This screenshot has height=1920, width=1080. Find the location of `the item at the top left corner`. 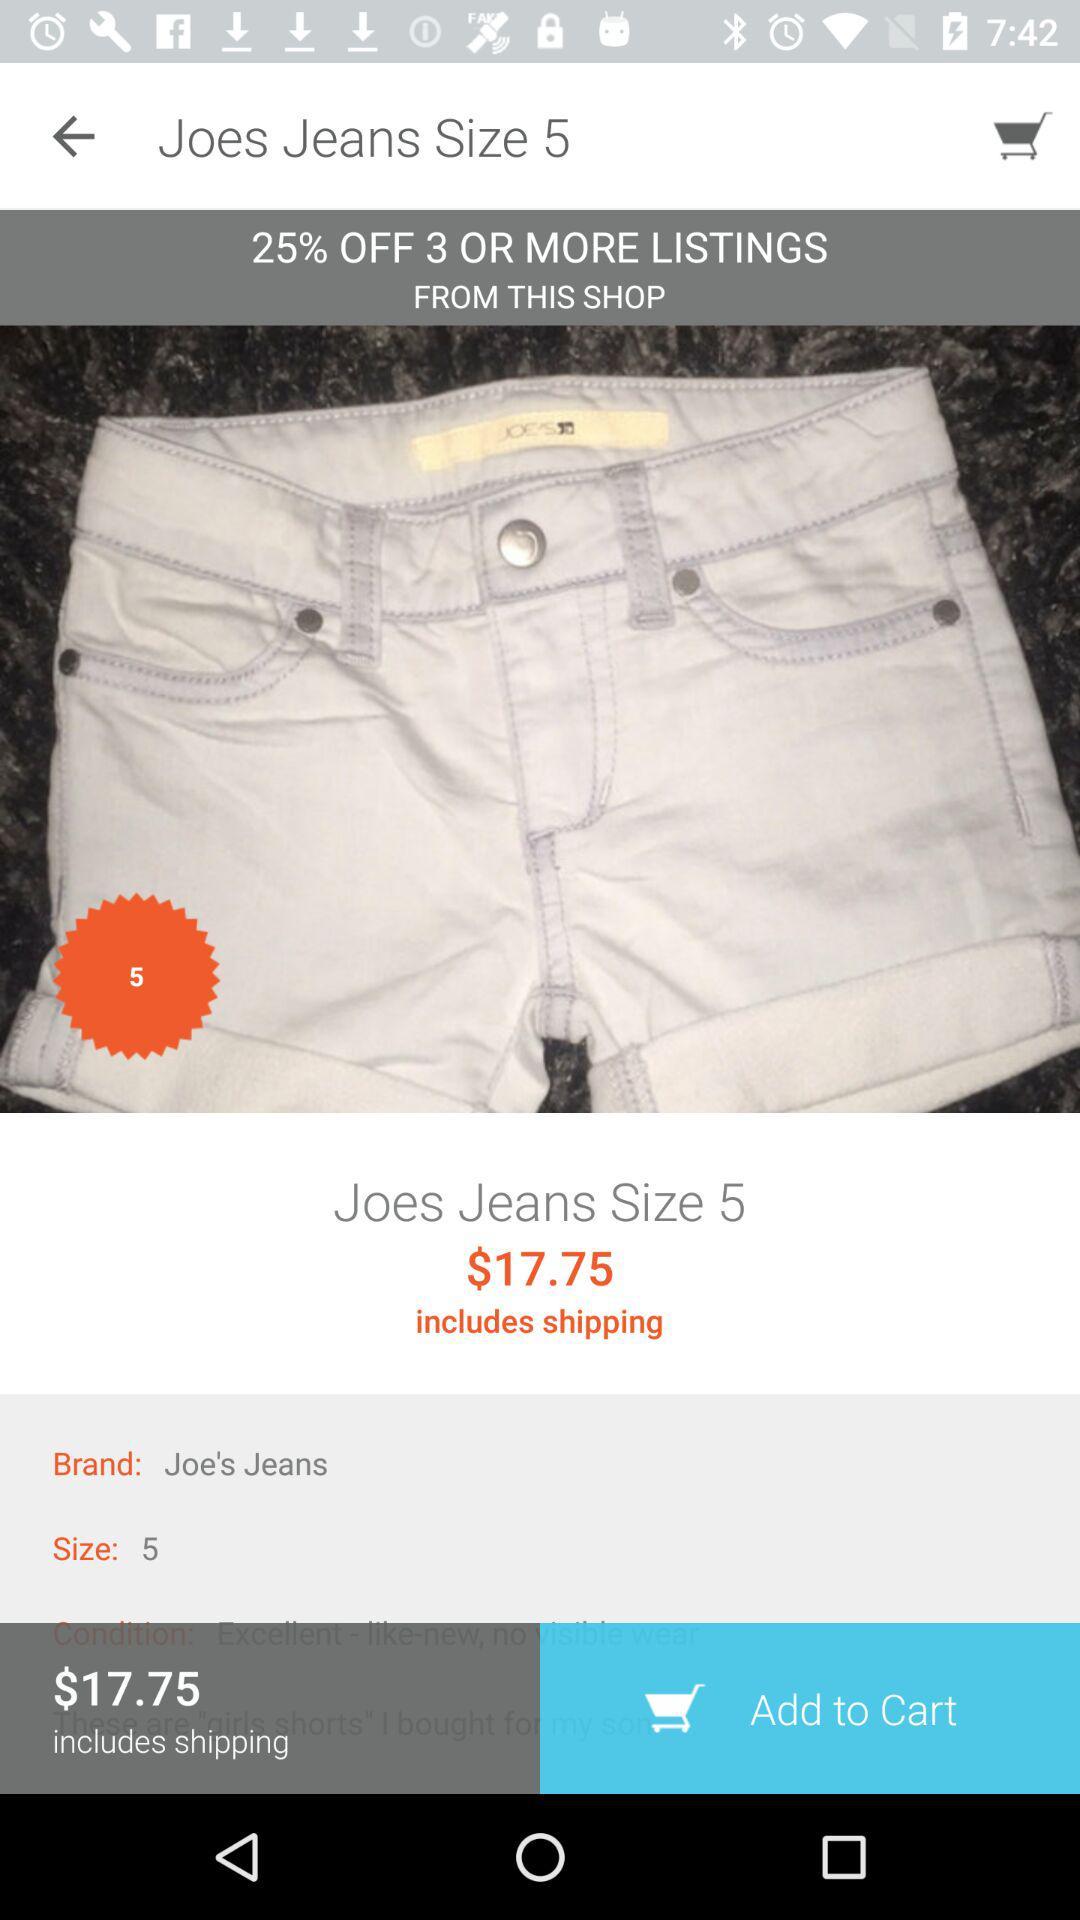

the item at the top left corner is located at coordinates (72, 135).